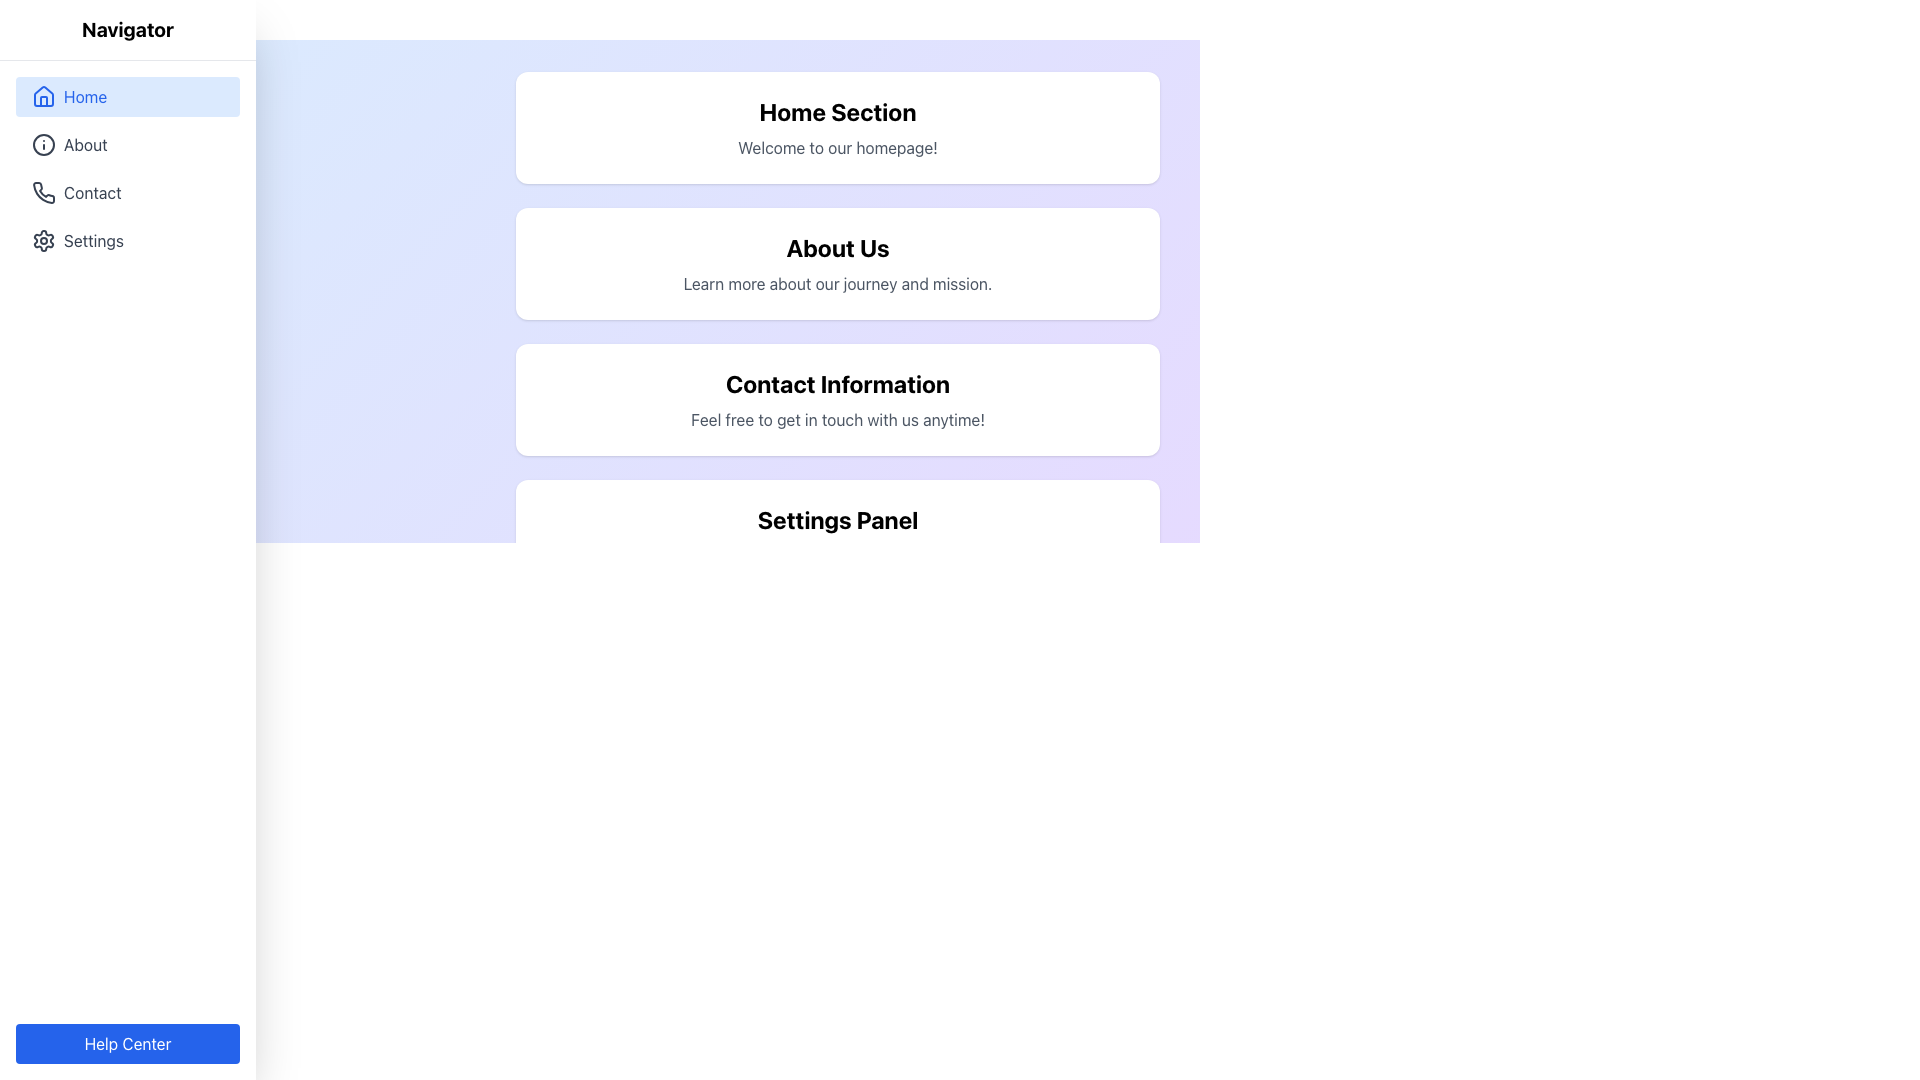 The height and width of the screenshot is (1080, 1920). I want to click on the 'Help Center' button, which is a rectangular button with rounded corners and a blue background located at the bottom of the sidebar navigation panel, so click(127, 1043).